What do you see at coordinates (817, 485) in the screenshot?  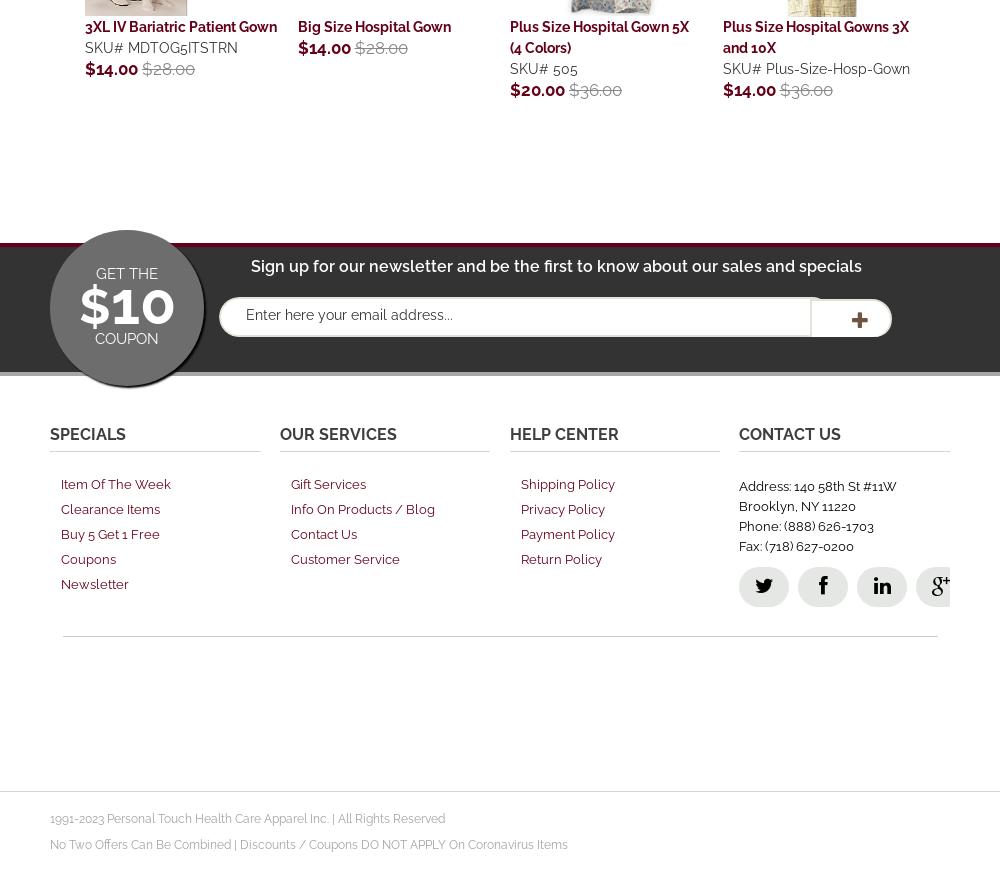 I see `'Address: 140 58th St #11W'` at bounding box center [817, 485].